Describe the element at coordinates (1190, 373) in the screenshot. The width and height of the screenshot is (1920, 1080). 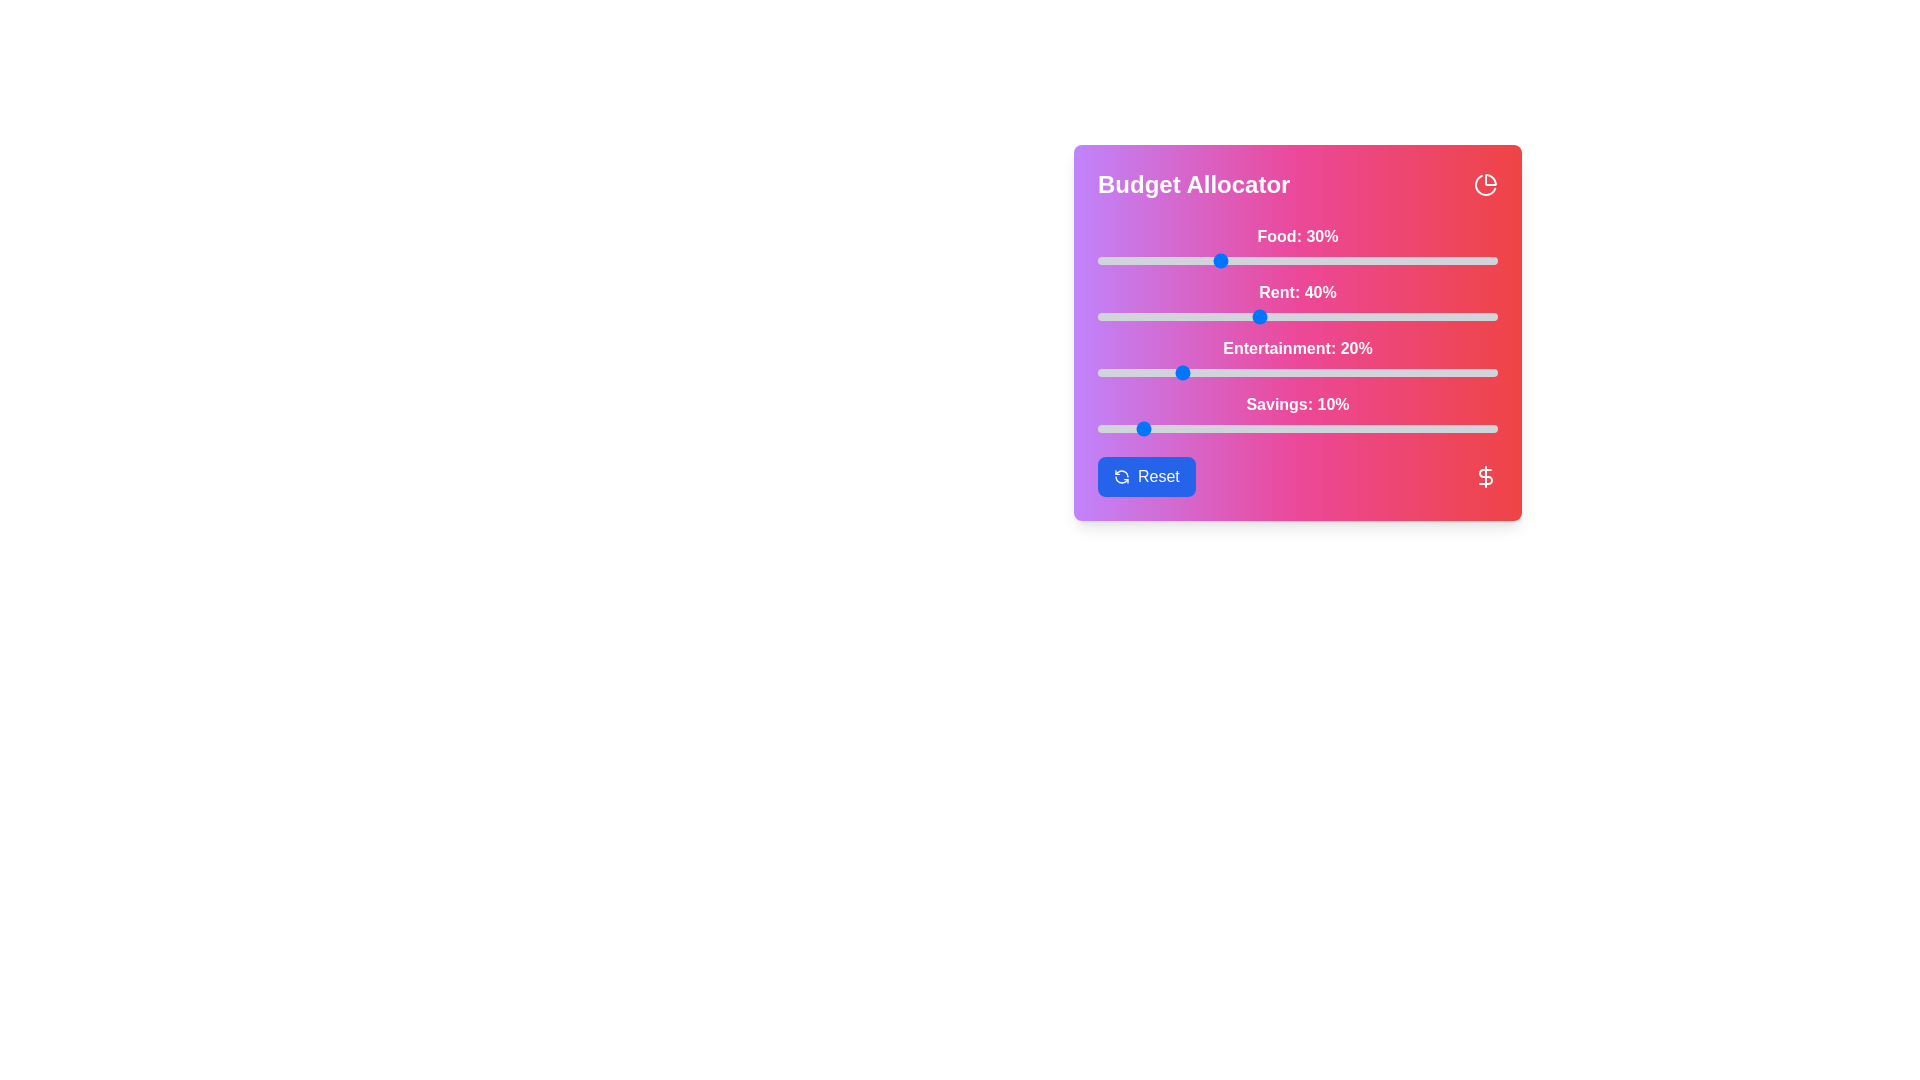
I see `the slider value` at that location.